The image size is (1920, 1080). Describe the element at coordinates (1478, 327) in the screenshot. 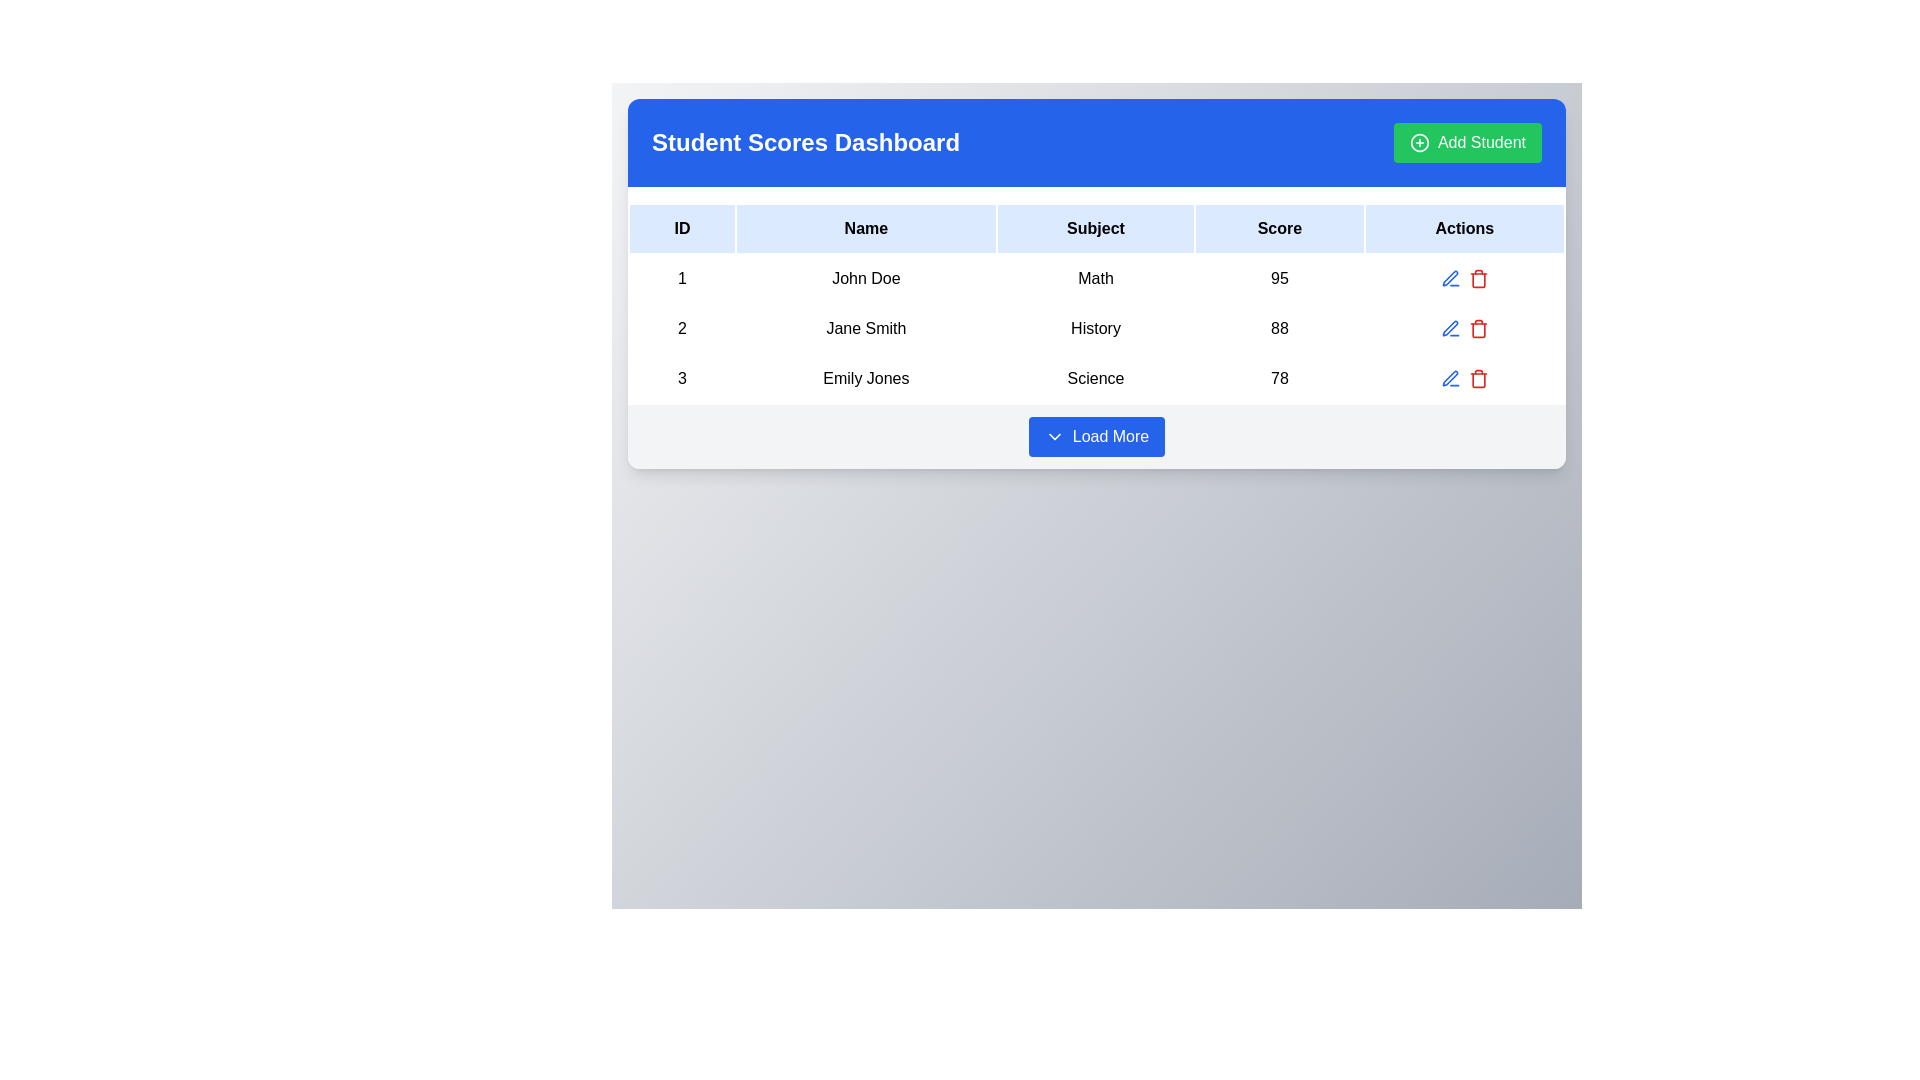

I see `the red trash icon located in the 'Actions' column of the second row associated with 'Jane Smith / History / 88'` at that location.